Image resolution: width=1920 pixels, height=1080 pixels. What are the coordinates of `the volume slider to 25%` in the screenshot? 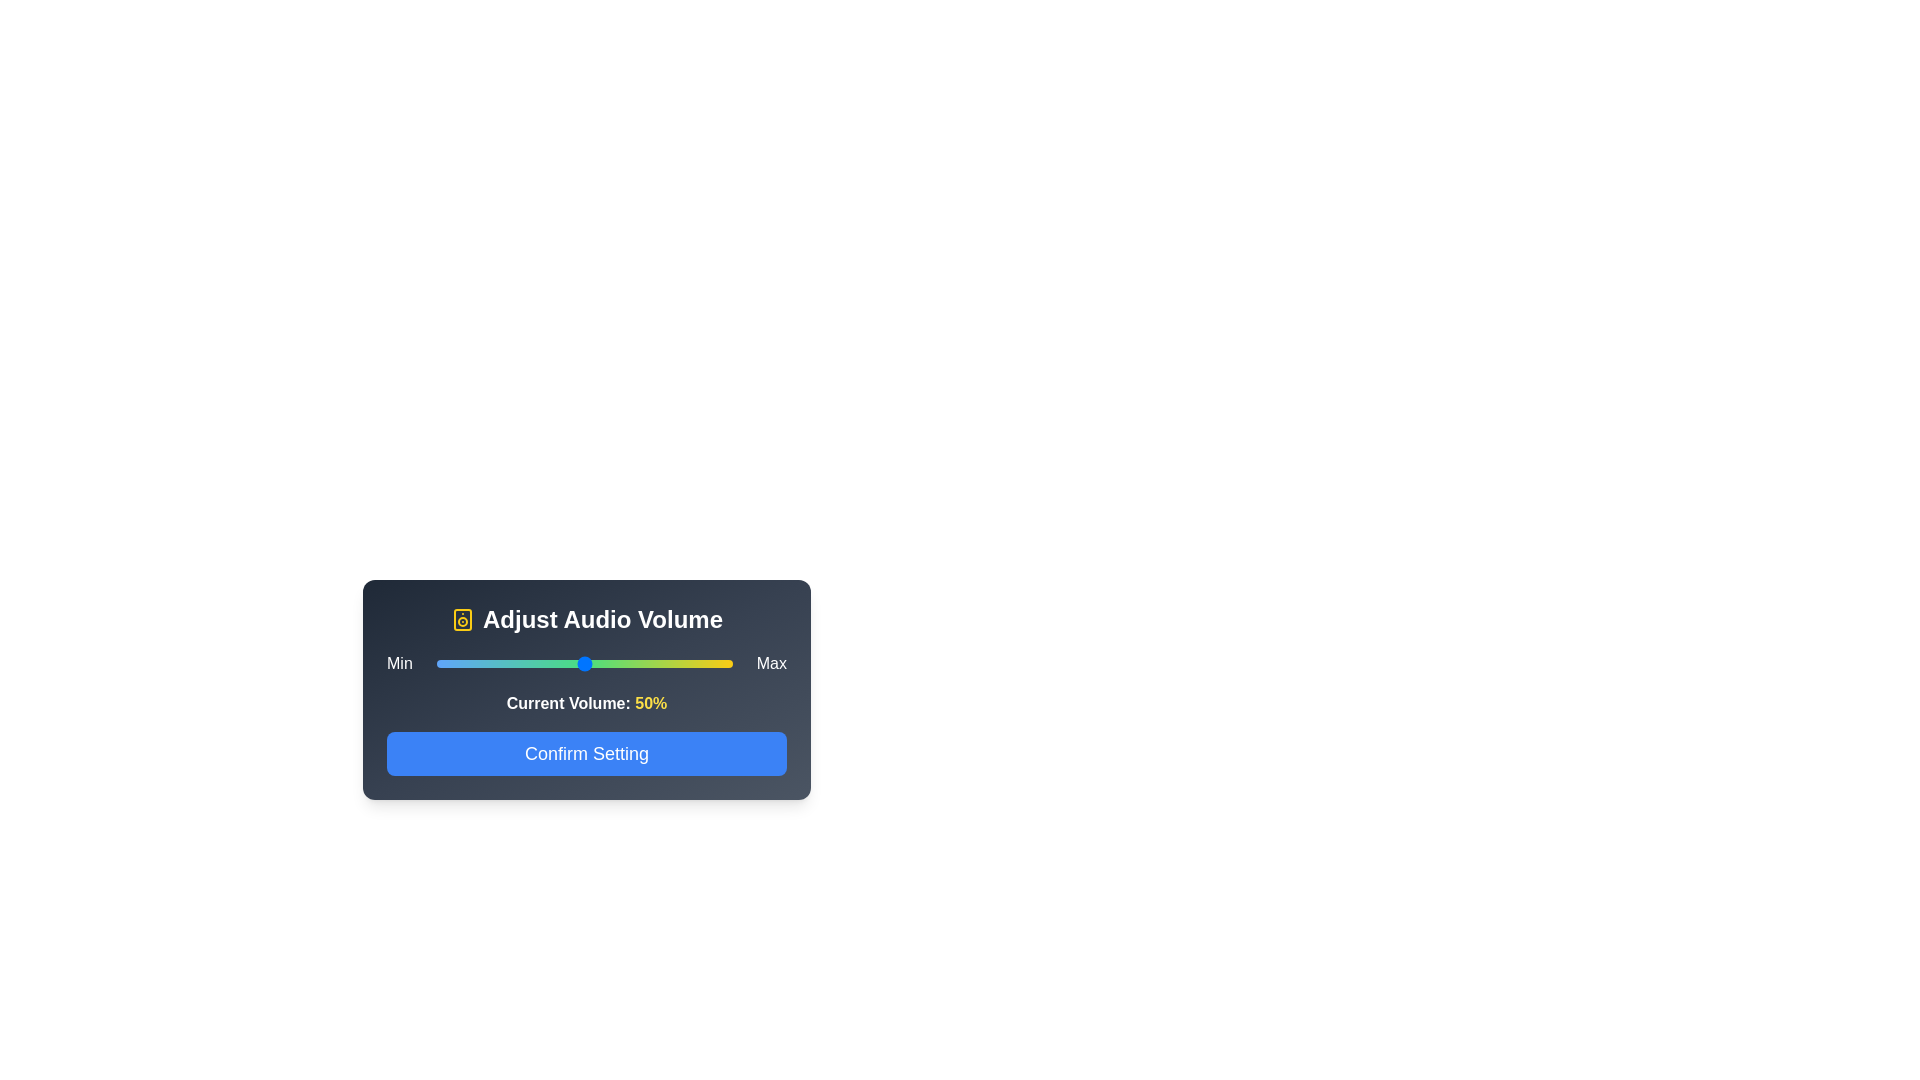 It's located at (510, 663).